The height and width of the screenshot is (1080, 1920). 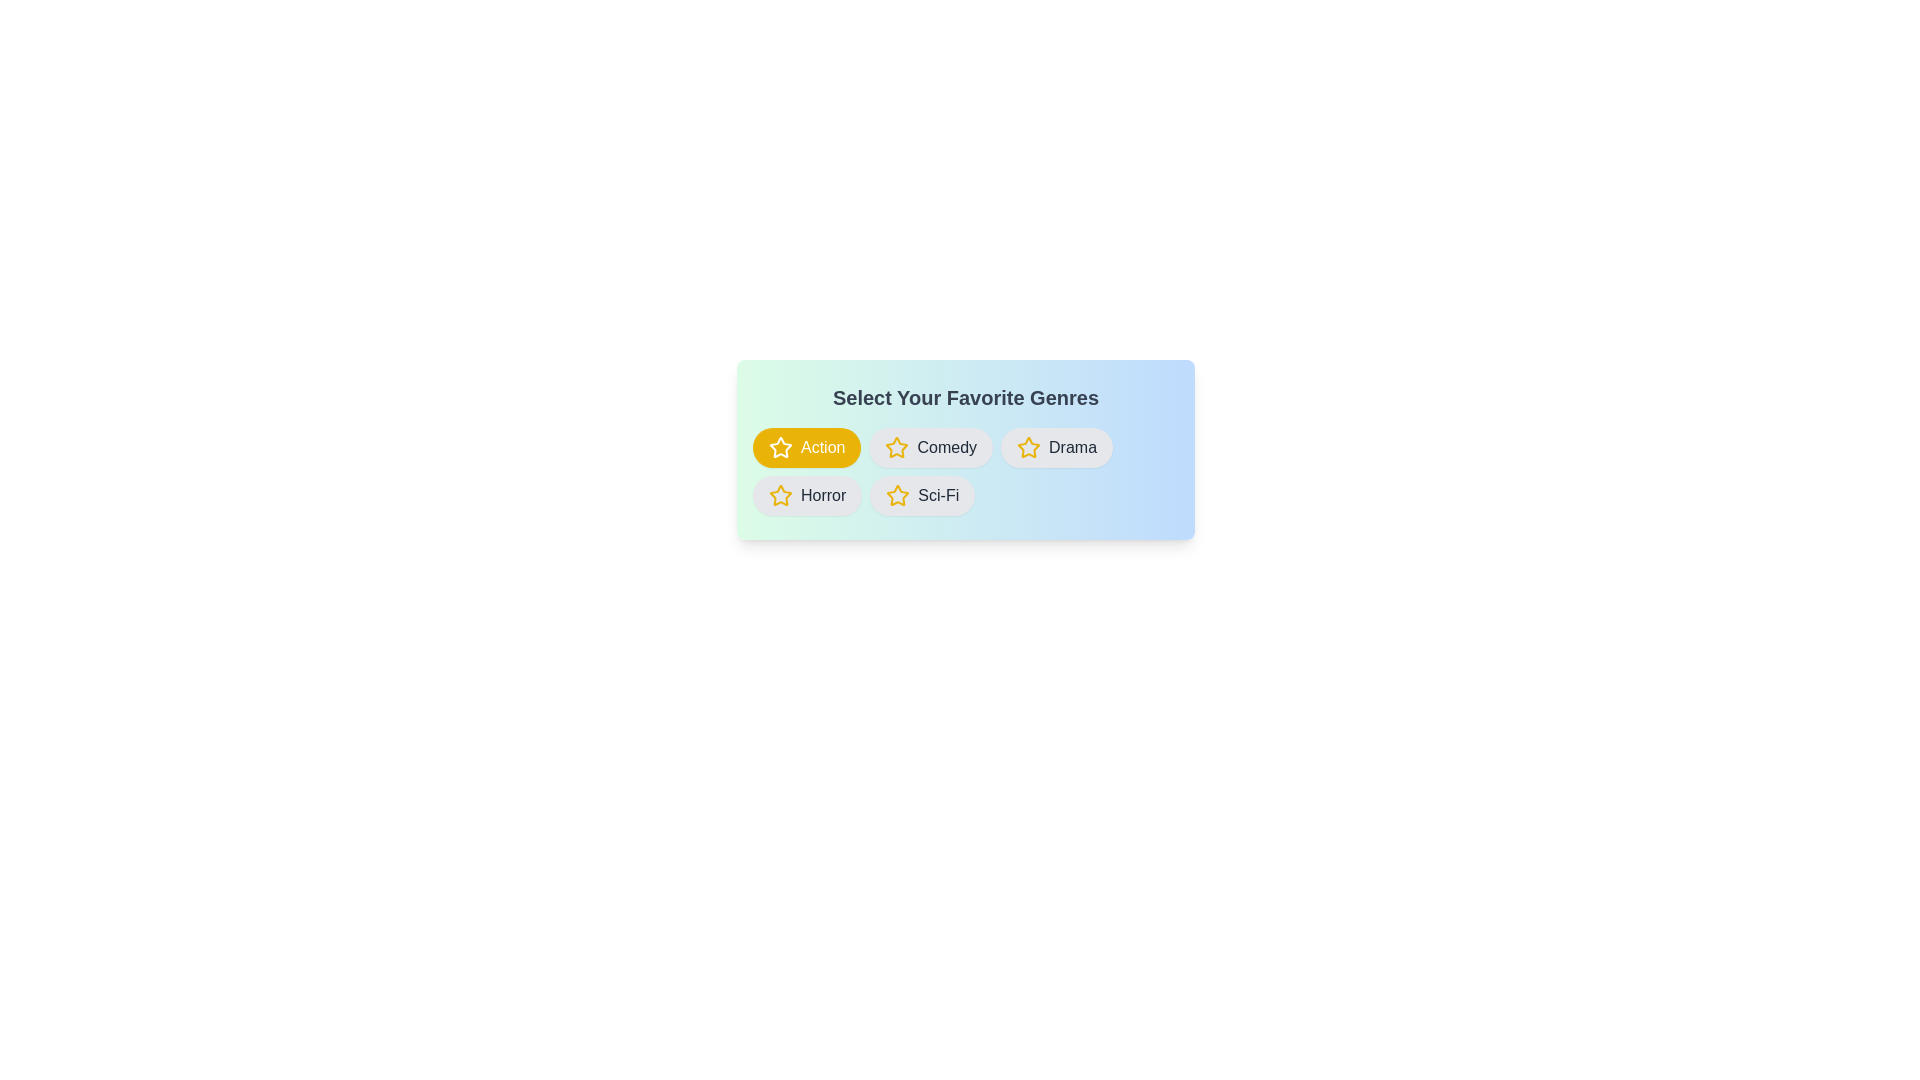 What do you see at coordinates (806, 495) in the screenshot?
I see `the category Horror to observe the hover effect` at bounding box center [806, 495].